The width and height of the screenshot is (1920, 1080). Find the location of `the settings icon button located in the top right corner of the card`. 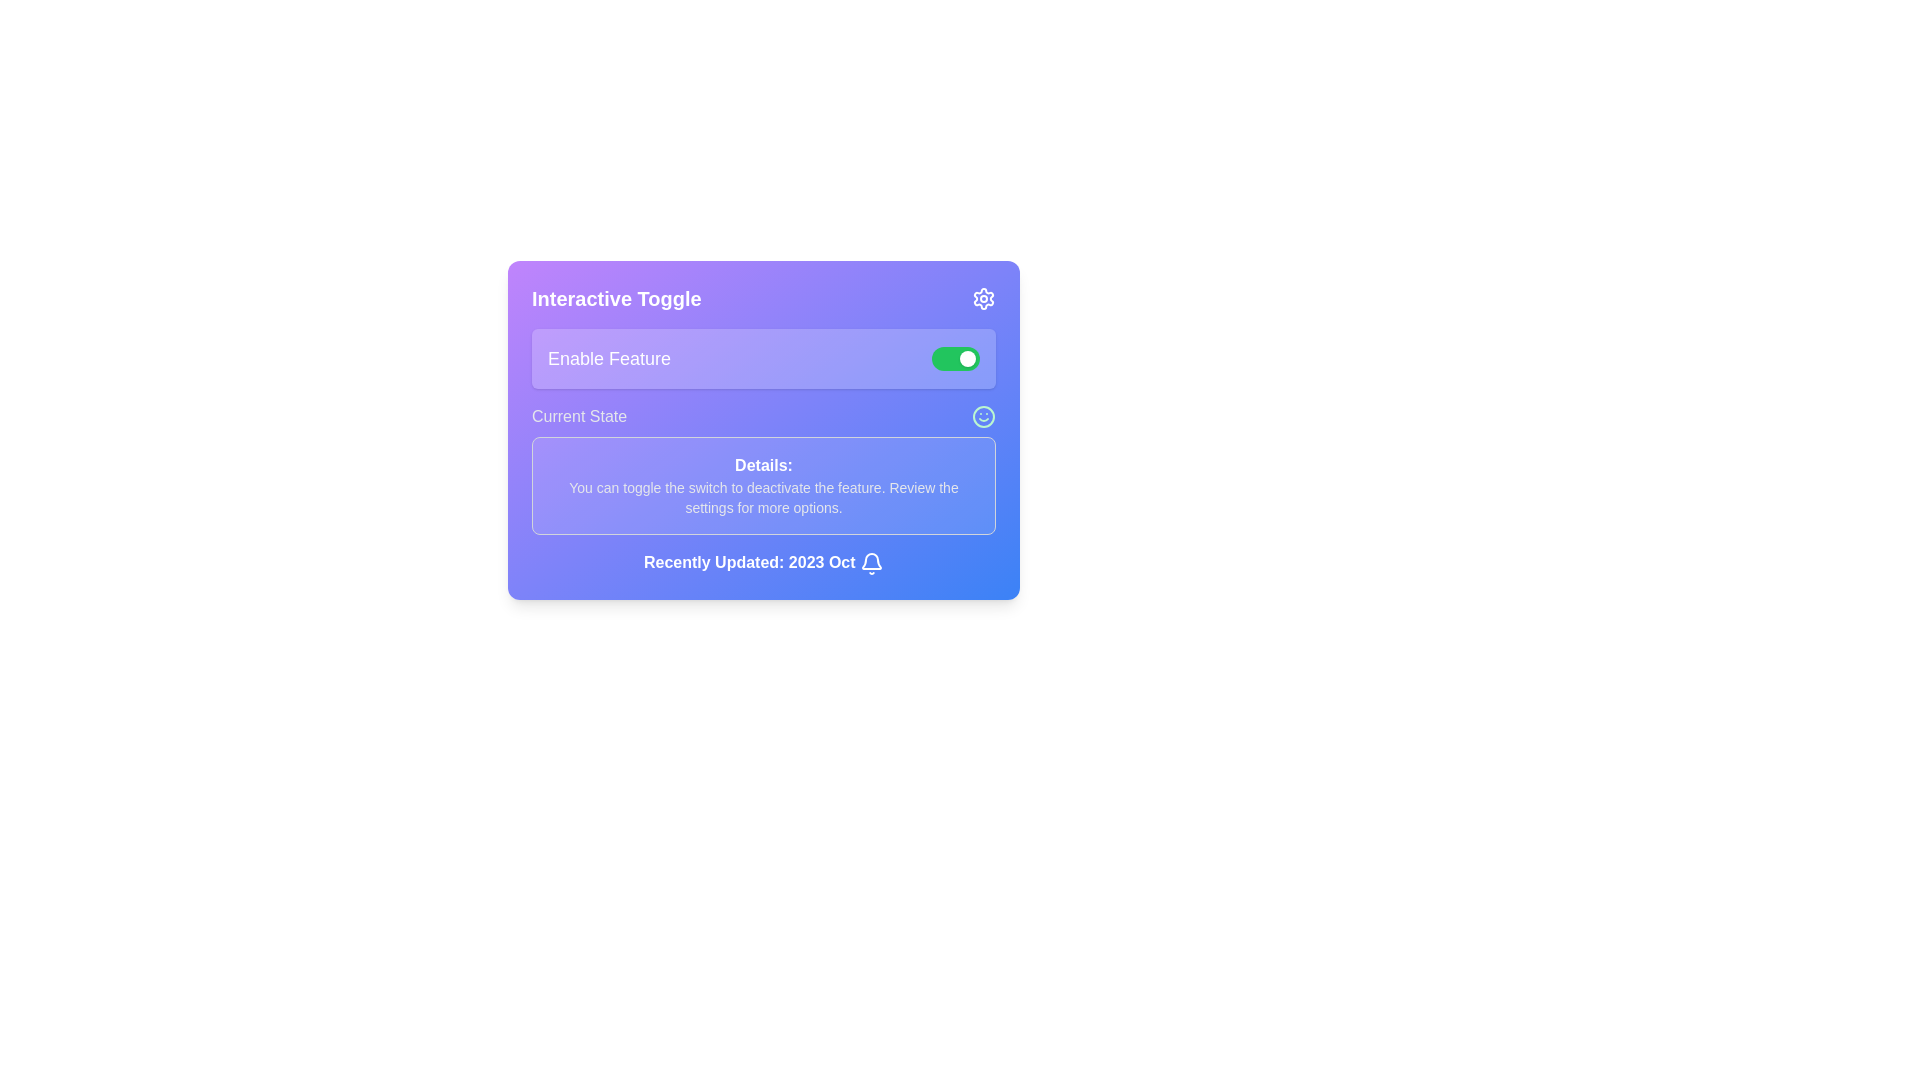

the settings icon button located in the top right corner of the card is located at coordinates (983, 299).